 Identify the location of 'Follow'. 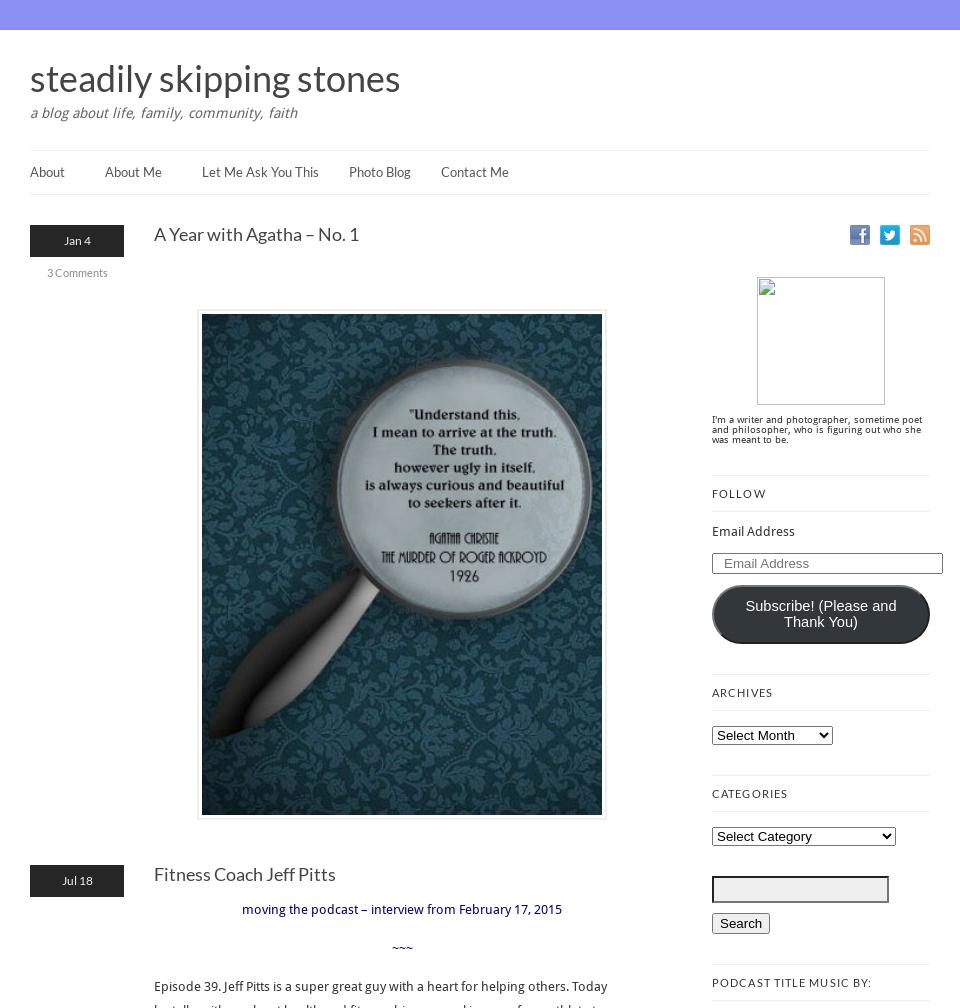
(712, 493).